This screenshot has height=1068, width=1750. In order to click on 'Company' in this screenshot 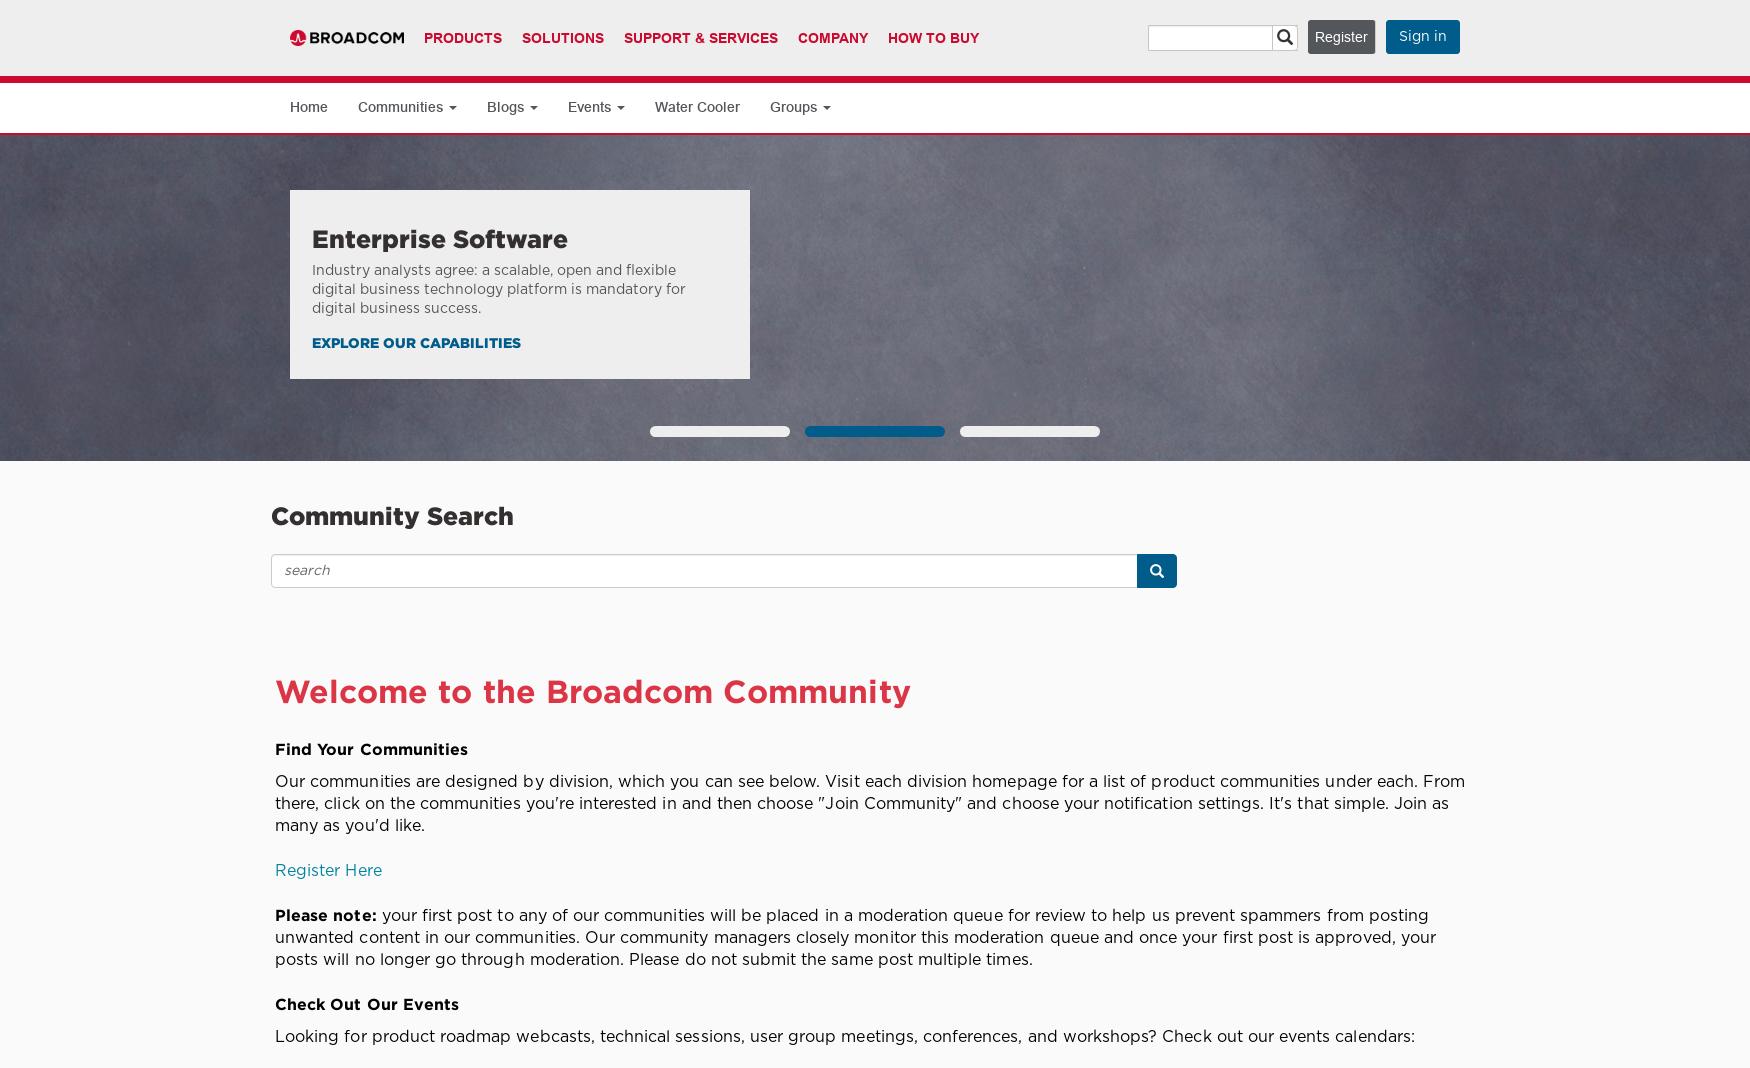, I will do `click(797, 37)`.